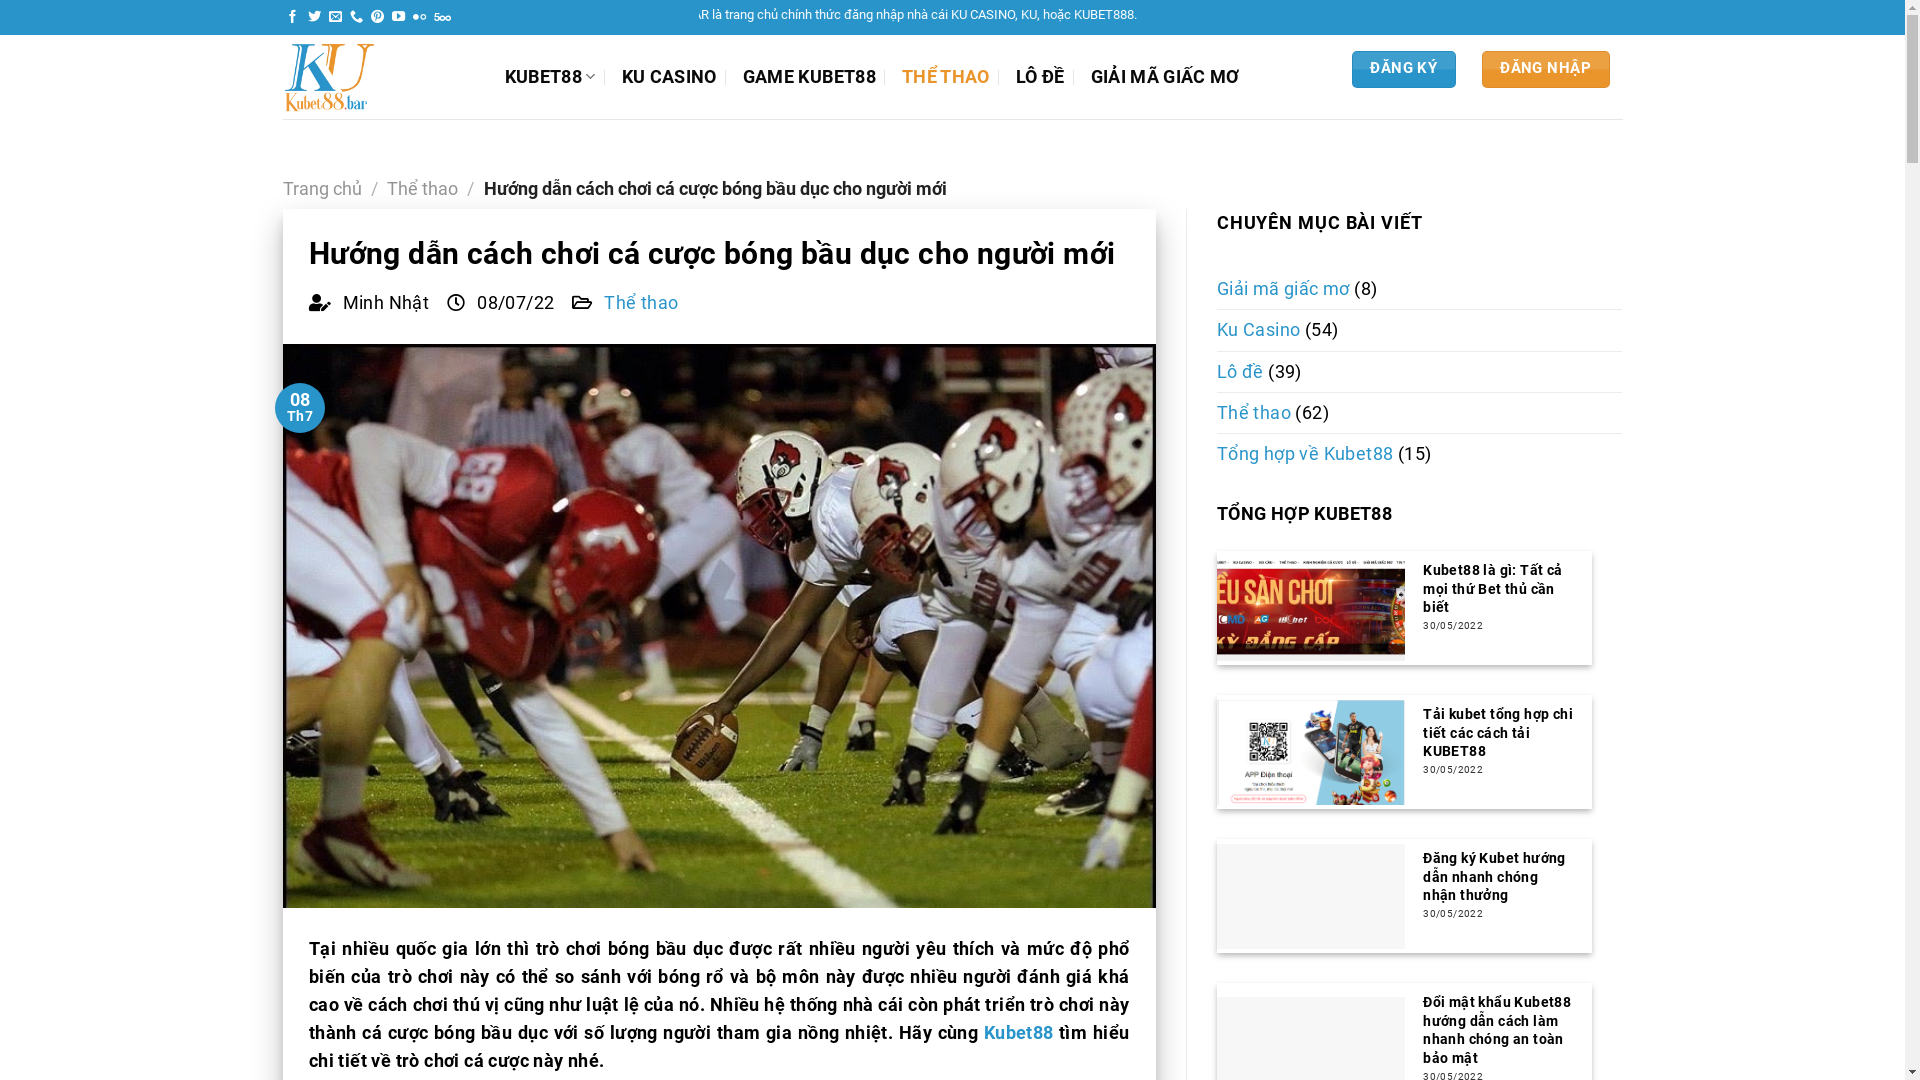 The width and height of the screenshot is (1920, 1080). I want to click on 'GAME KUBET88', so click(809, 76).